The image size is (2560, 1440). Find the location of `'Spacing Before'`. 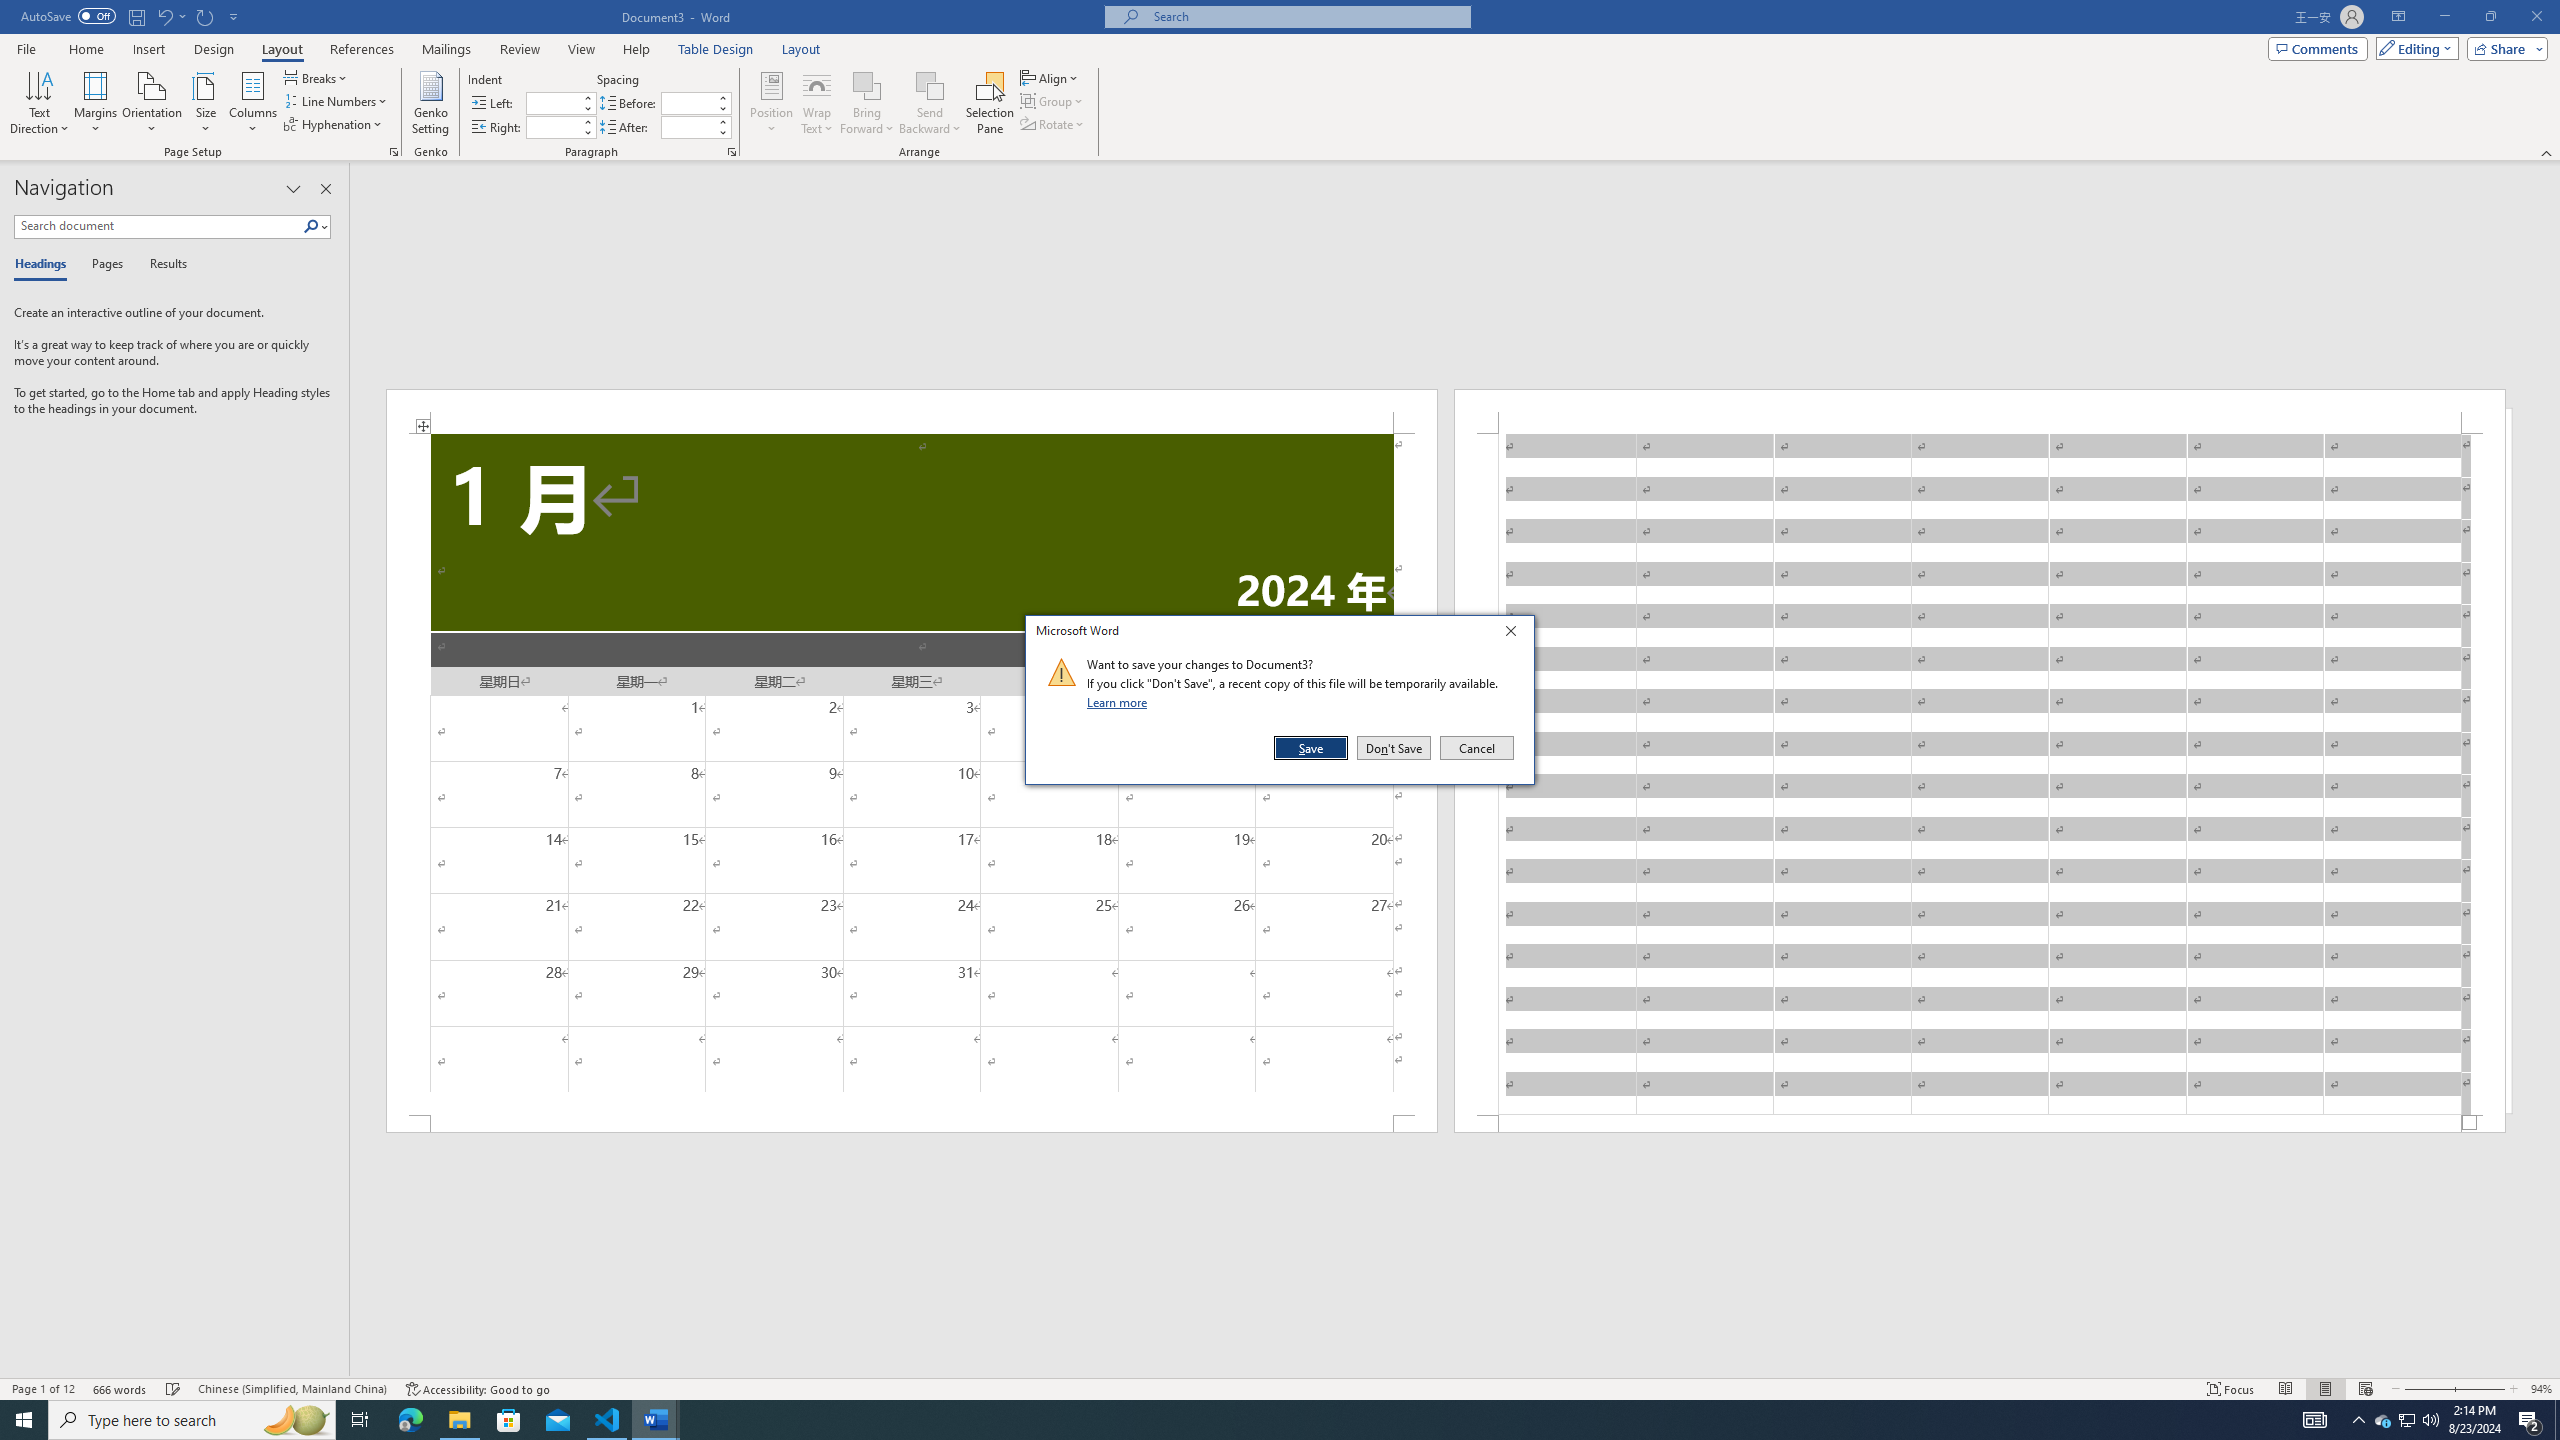

'Spacing Before' is located at coordinates (688, 102).